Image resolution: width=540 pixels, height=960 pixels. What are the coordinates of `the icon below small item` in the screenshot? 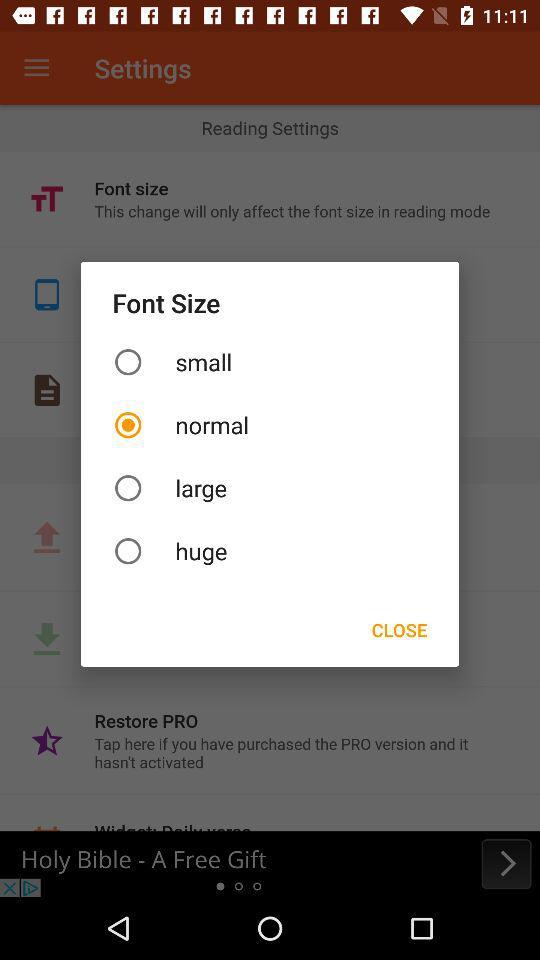 It's located at (270, 425).